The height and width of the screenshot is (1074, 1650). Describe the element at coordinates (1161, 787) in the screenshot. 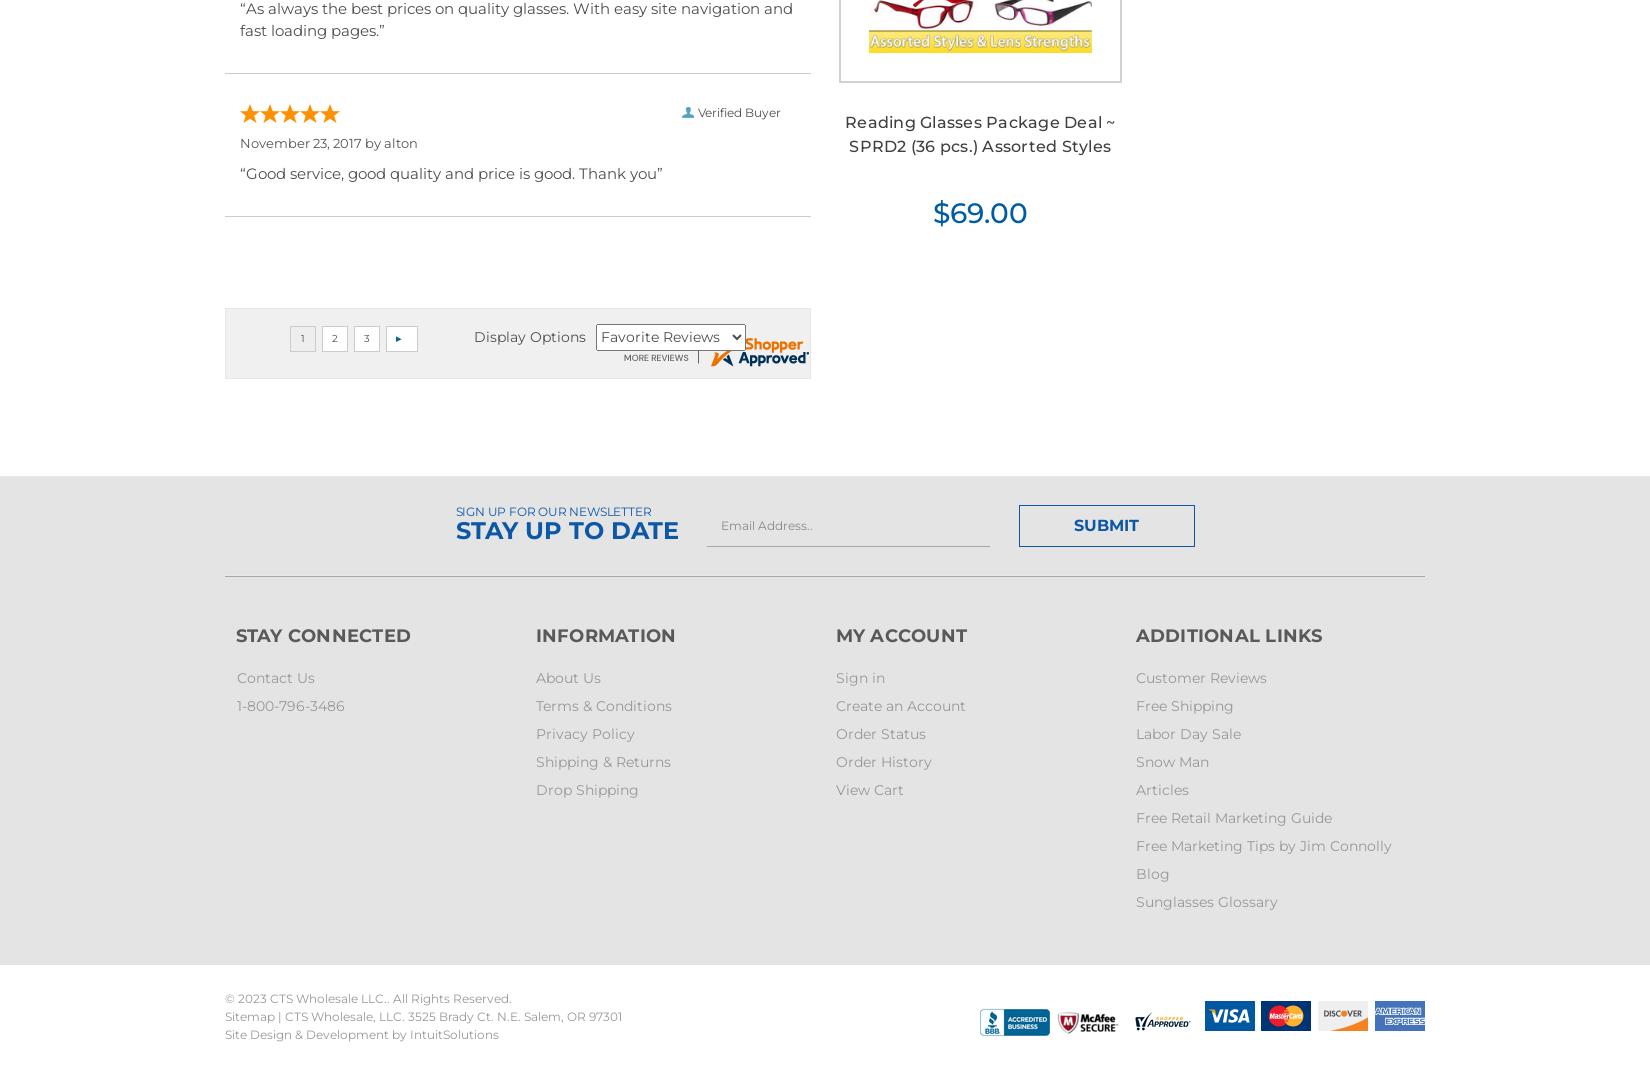

I see `'Articles'` at that location.